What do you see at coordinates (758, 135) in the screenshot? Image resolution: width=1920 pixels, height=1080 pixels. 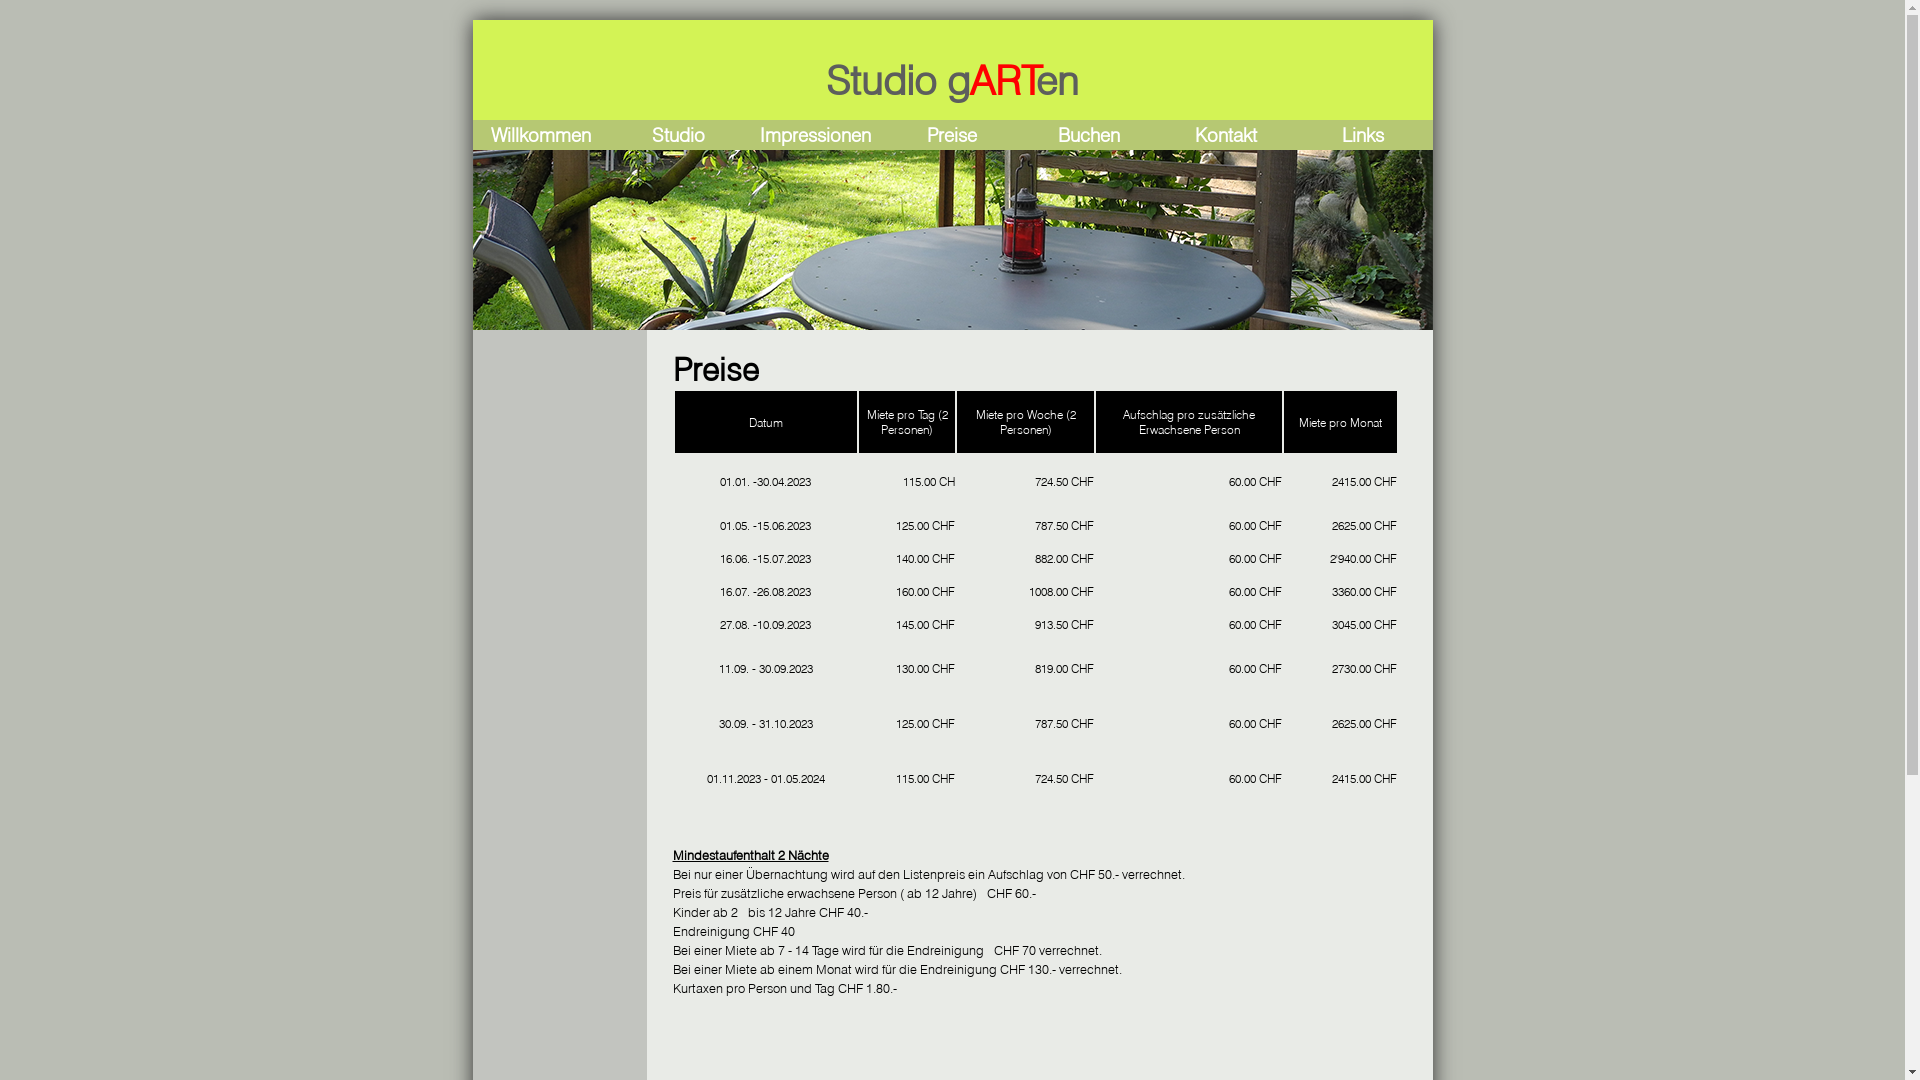 I see `'Impressionen'` at bounding box center [758, 135].